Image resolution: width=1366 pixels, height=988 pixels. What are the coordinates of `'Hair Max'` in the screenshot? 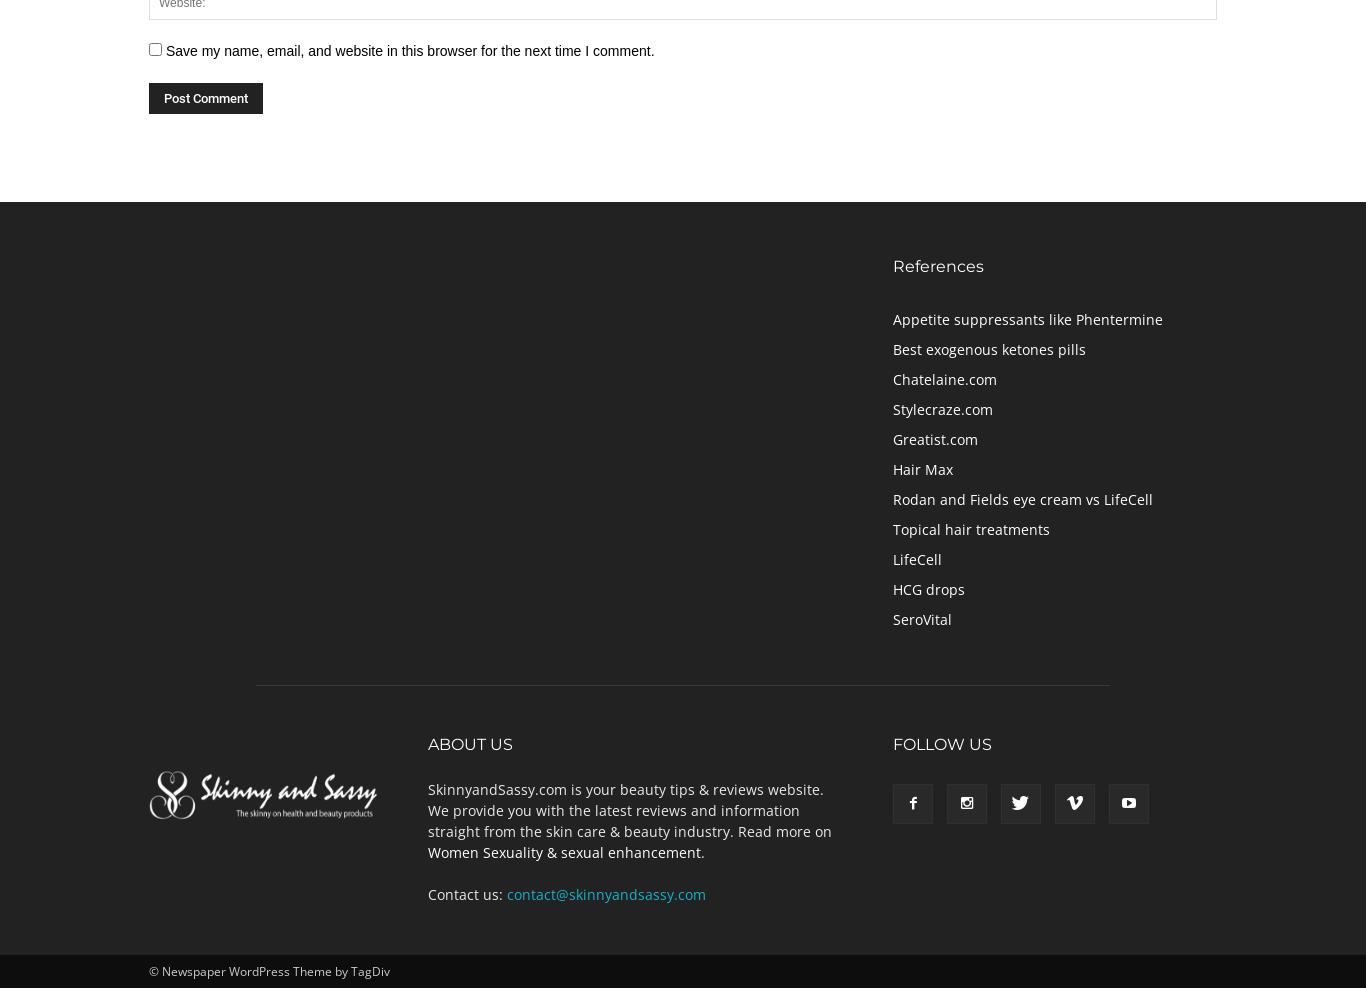 It's located at (923, 468).